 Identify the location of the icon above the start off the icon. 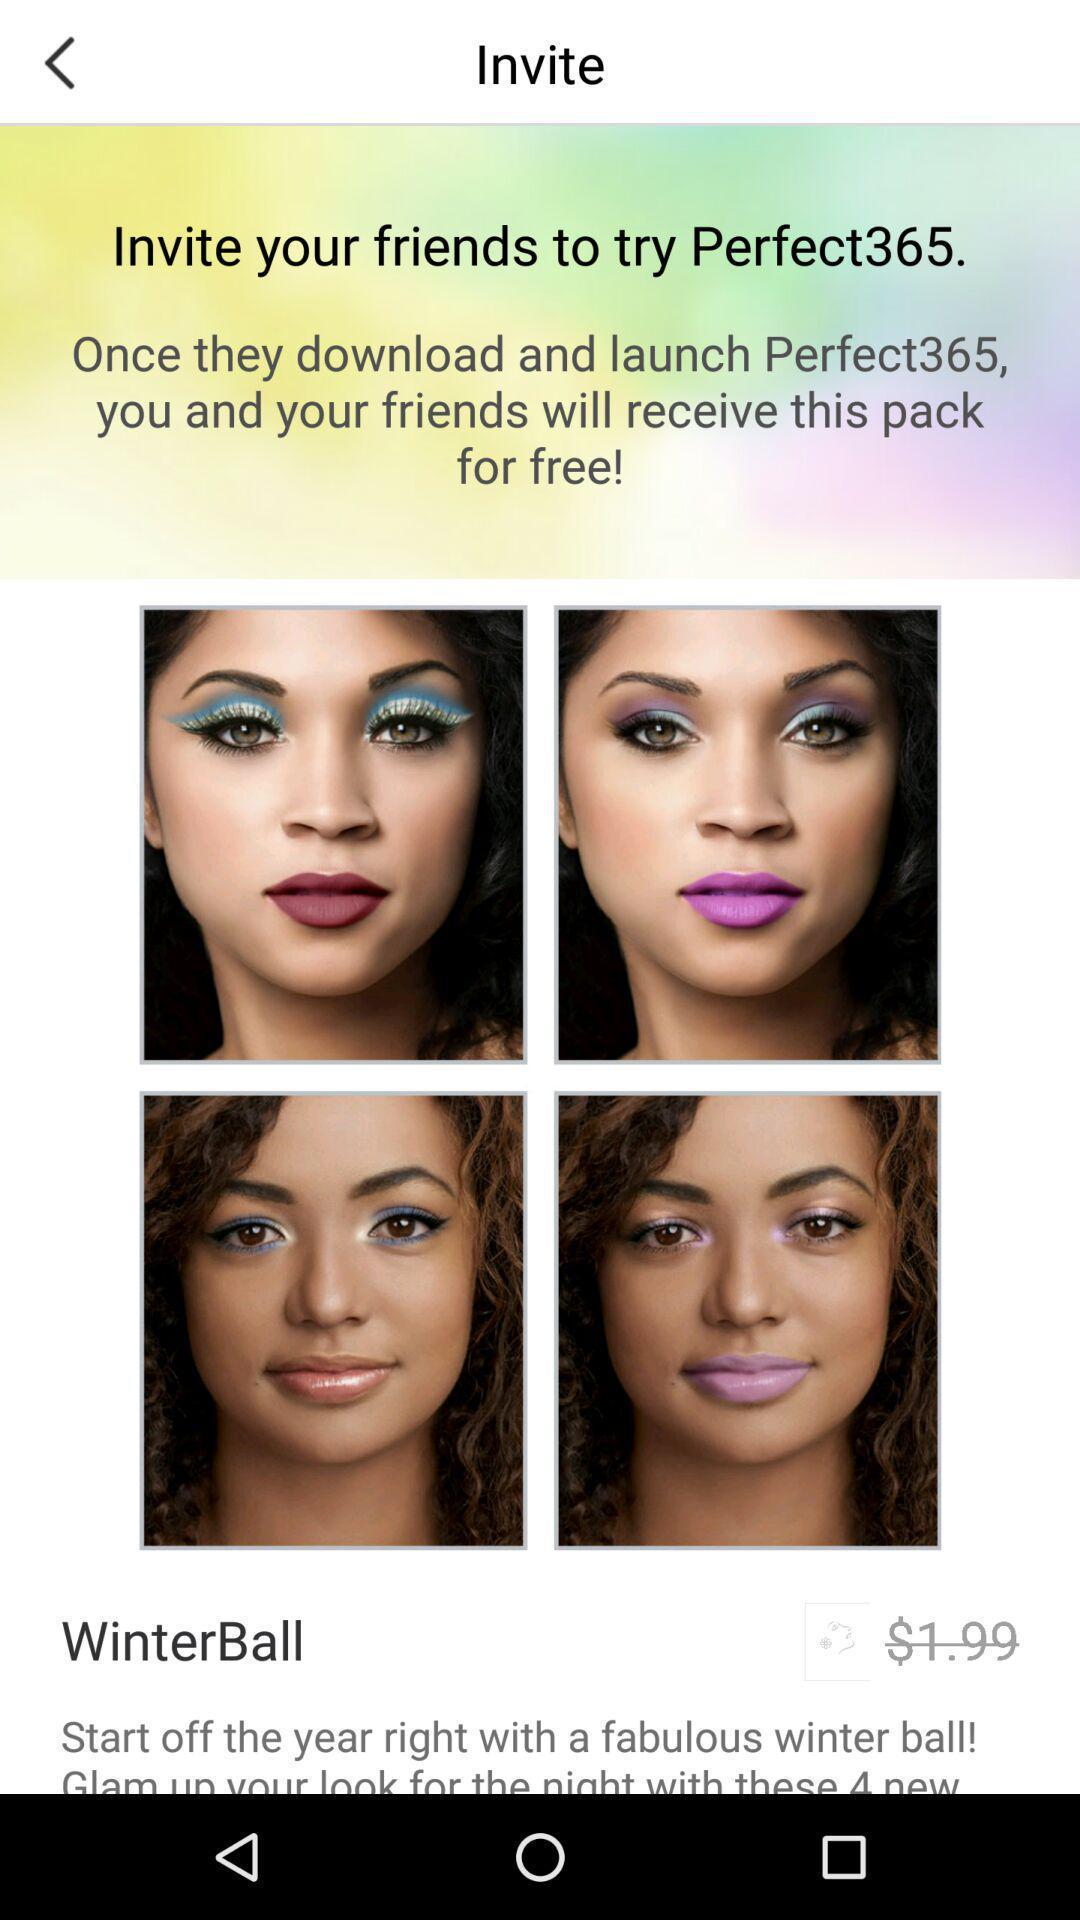
(951, 1639).